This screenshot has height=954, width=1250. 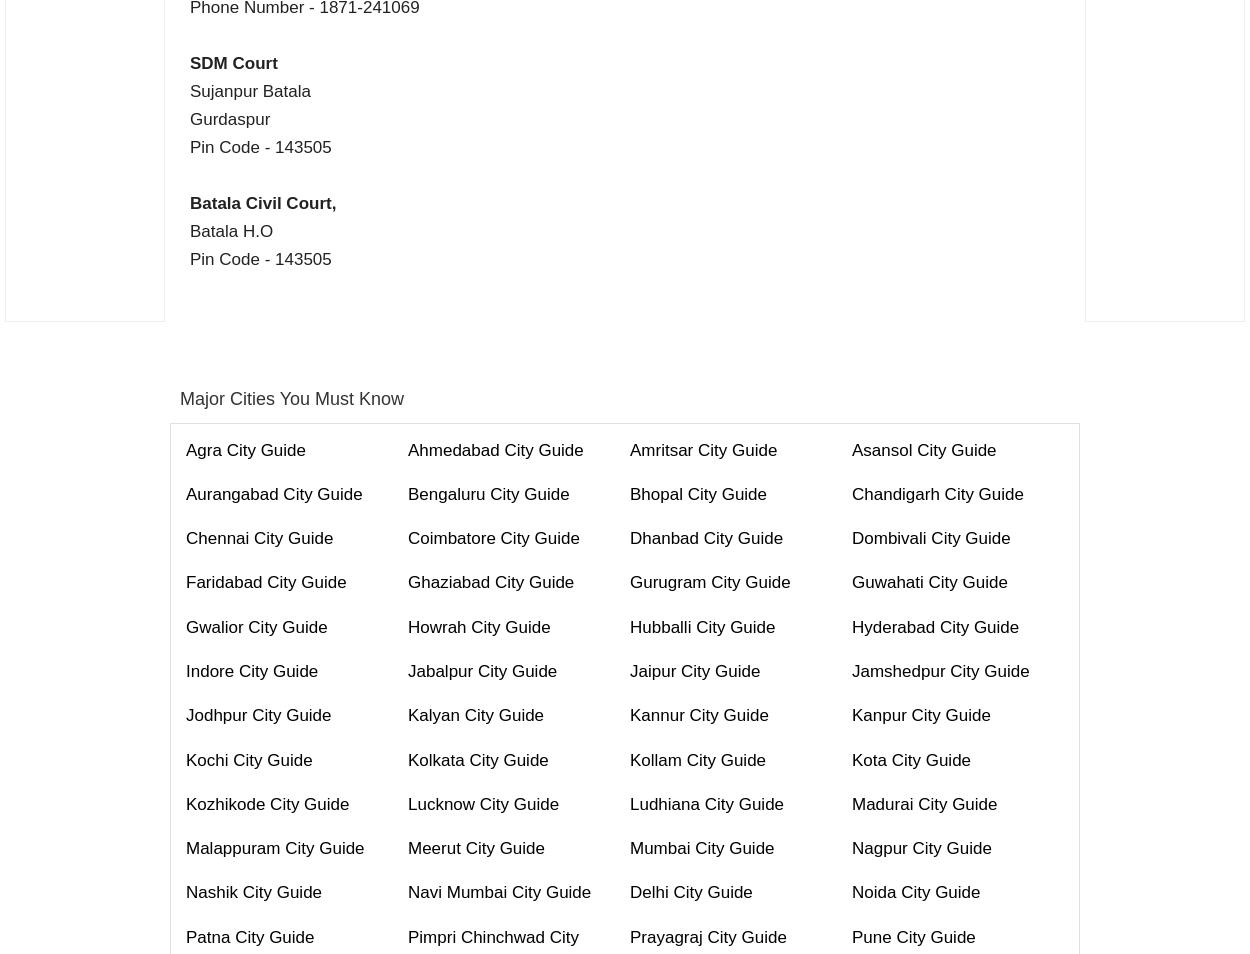 What do you see at coordinates (701, 625) in the screenshot?
I see `'Hubballi City Guide'` at bounding box center [701, 625].